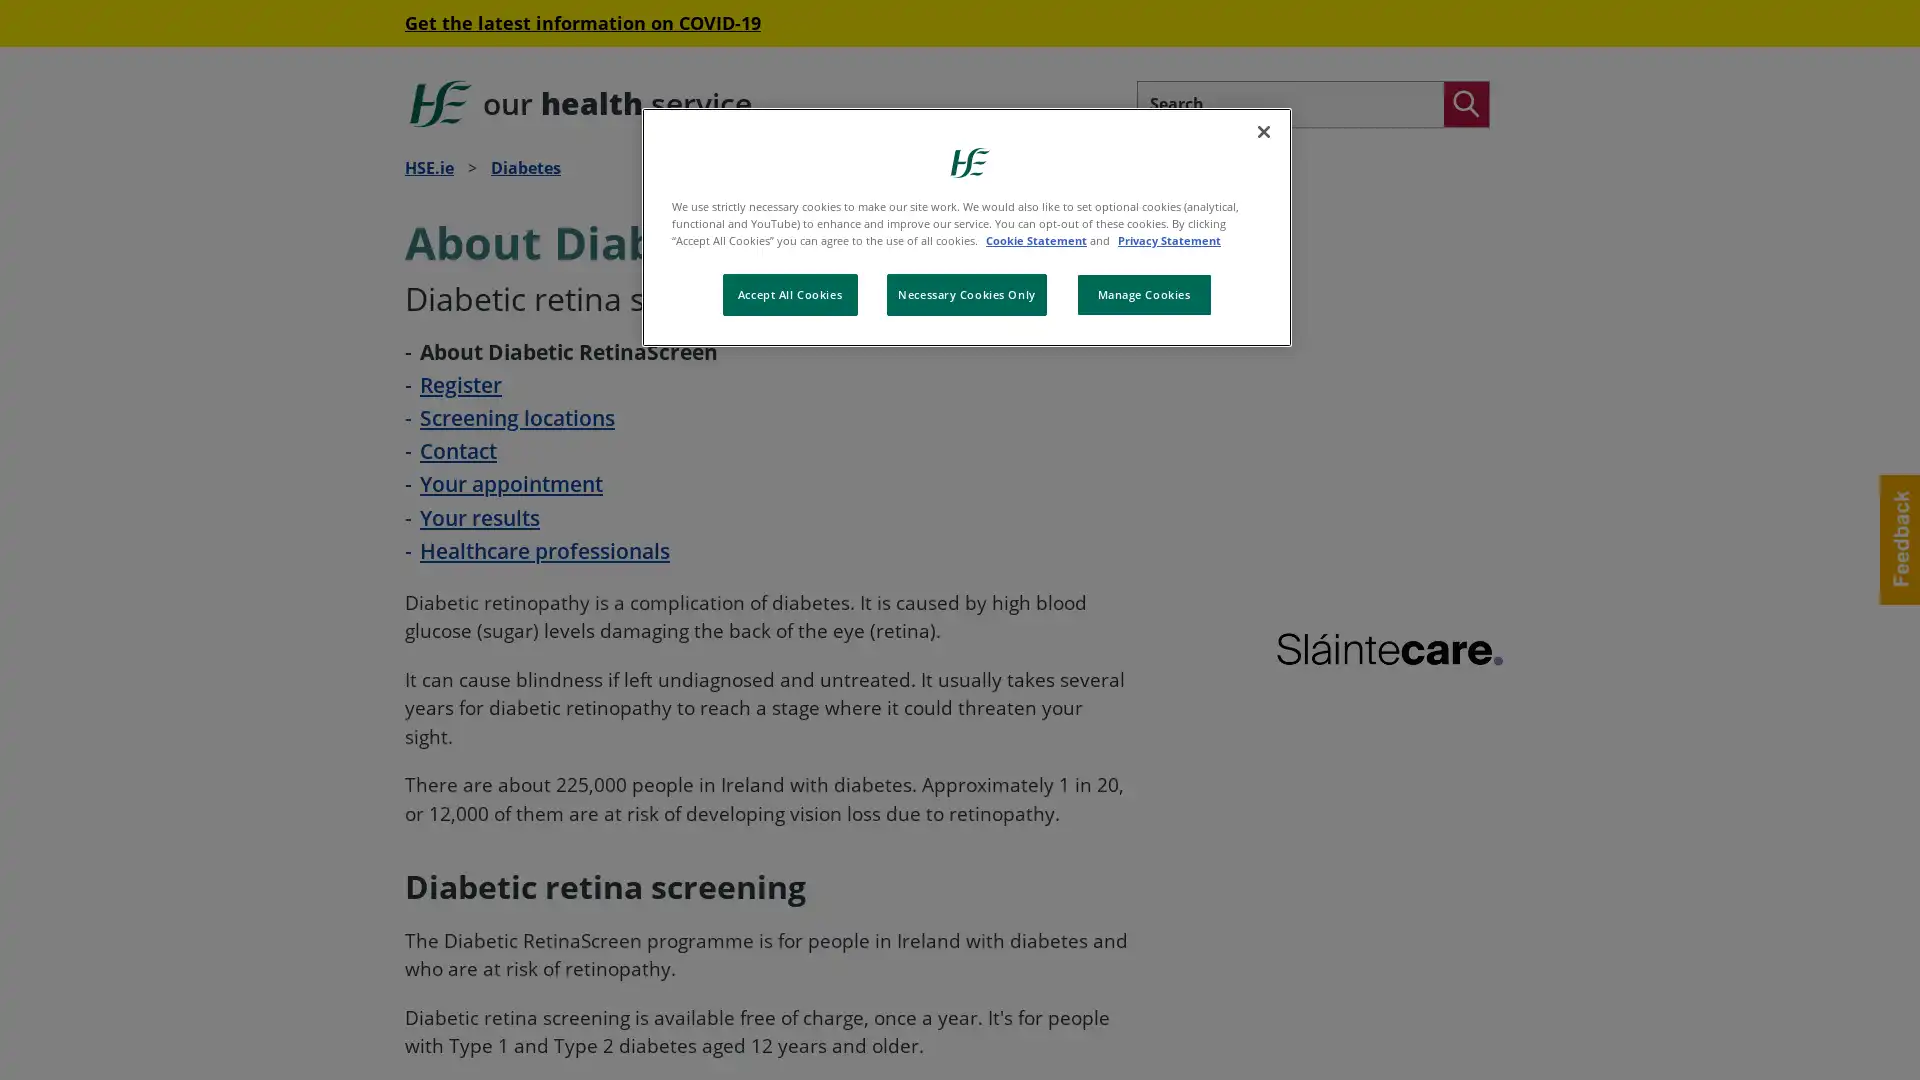  Describe the element at coordinates (966, 294) in the screenshot. I see `Necessary Cookies Only` at that location.